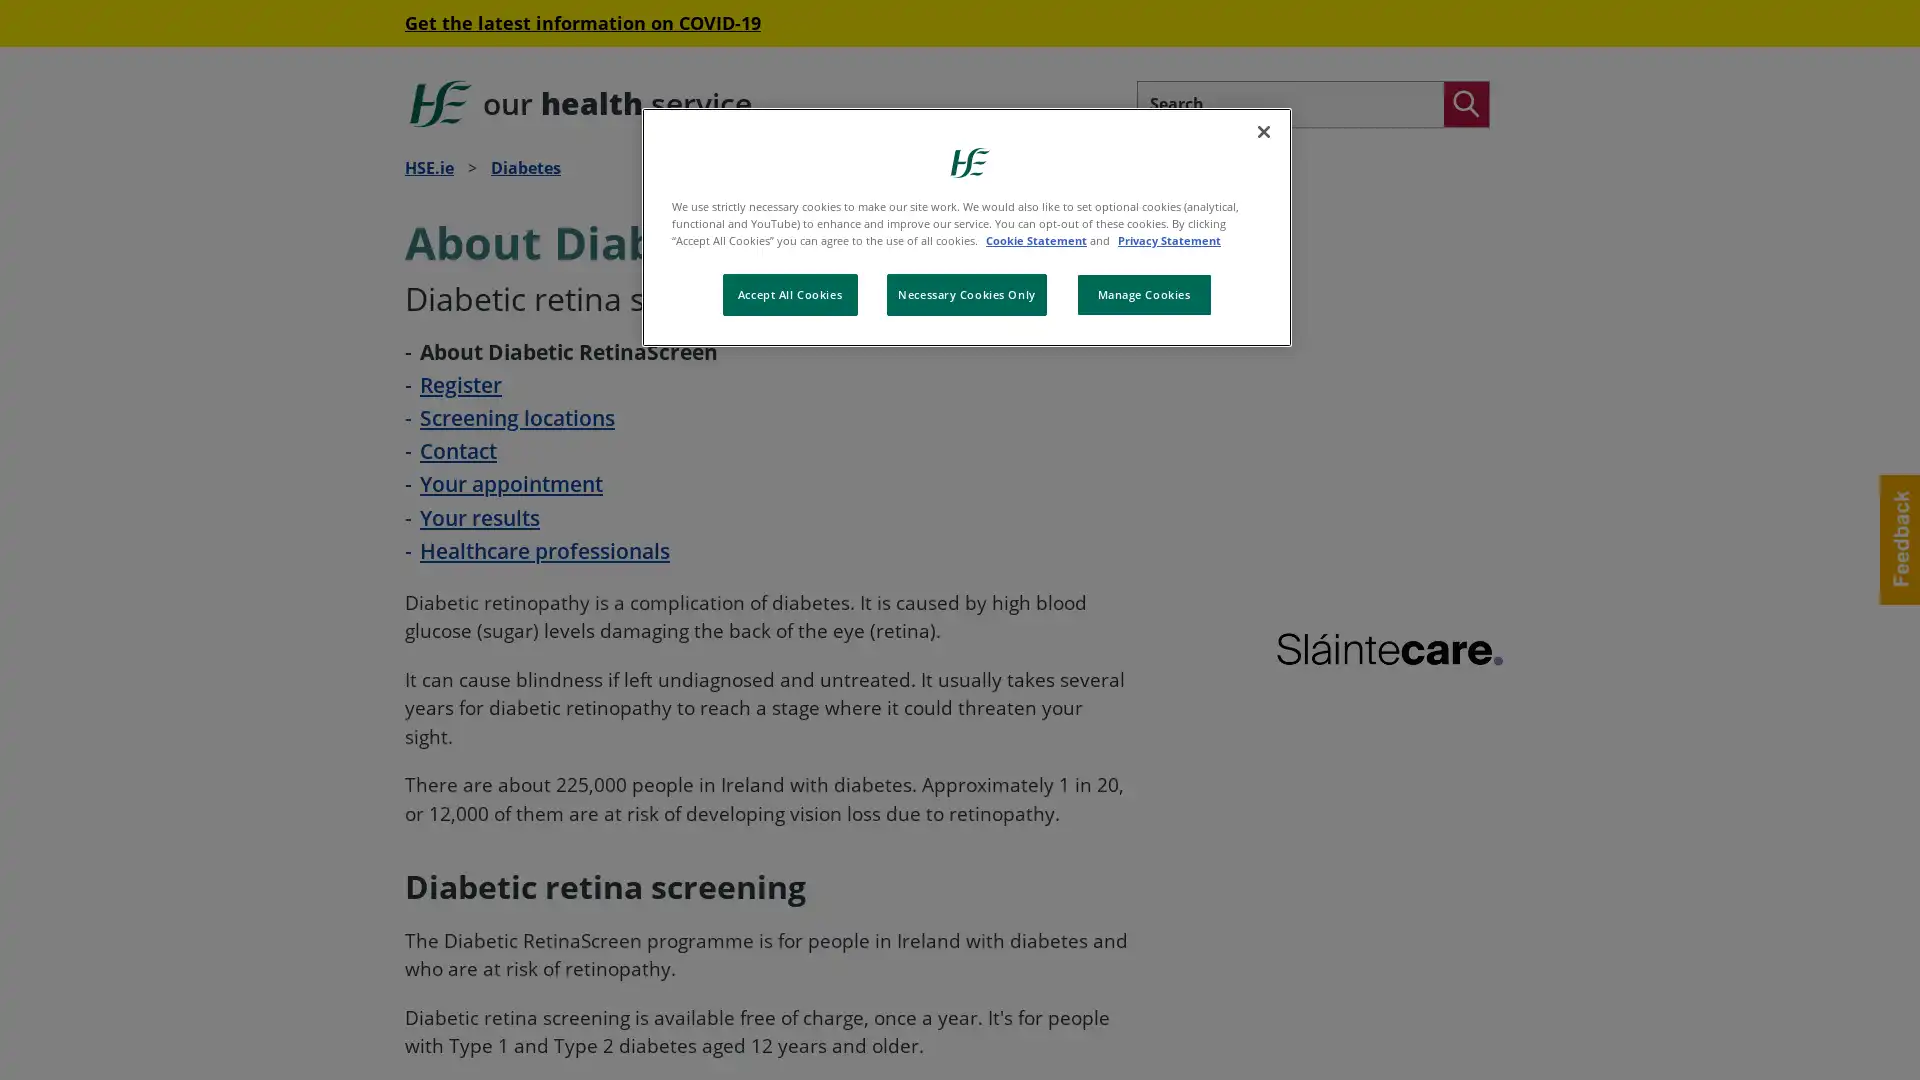  Describe the element at coordinates (966, 294) in the screenshot. I see `Necessary Cookies Only` at that location.